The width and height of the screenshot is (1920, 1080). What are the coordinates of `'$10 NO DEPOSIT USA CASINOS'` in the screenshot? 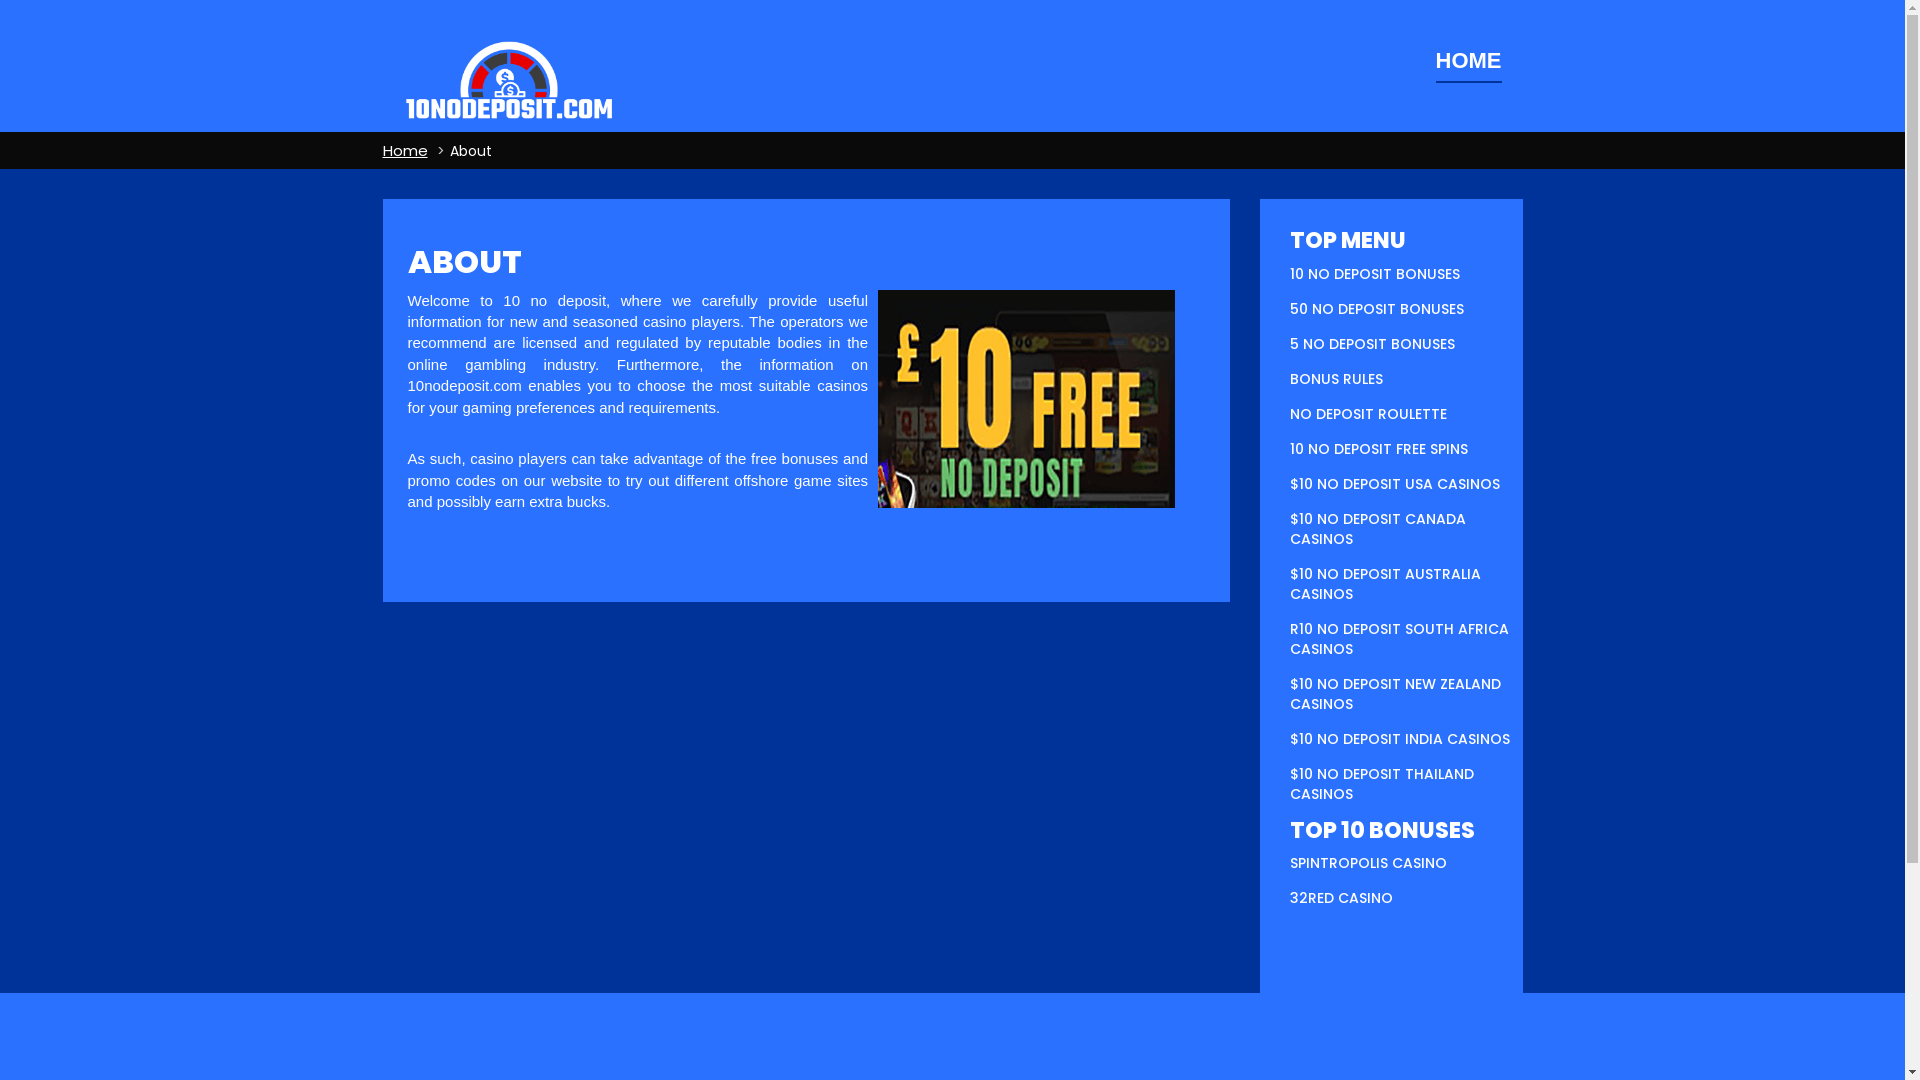 It's located at (1394, 483).